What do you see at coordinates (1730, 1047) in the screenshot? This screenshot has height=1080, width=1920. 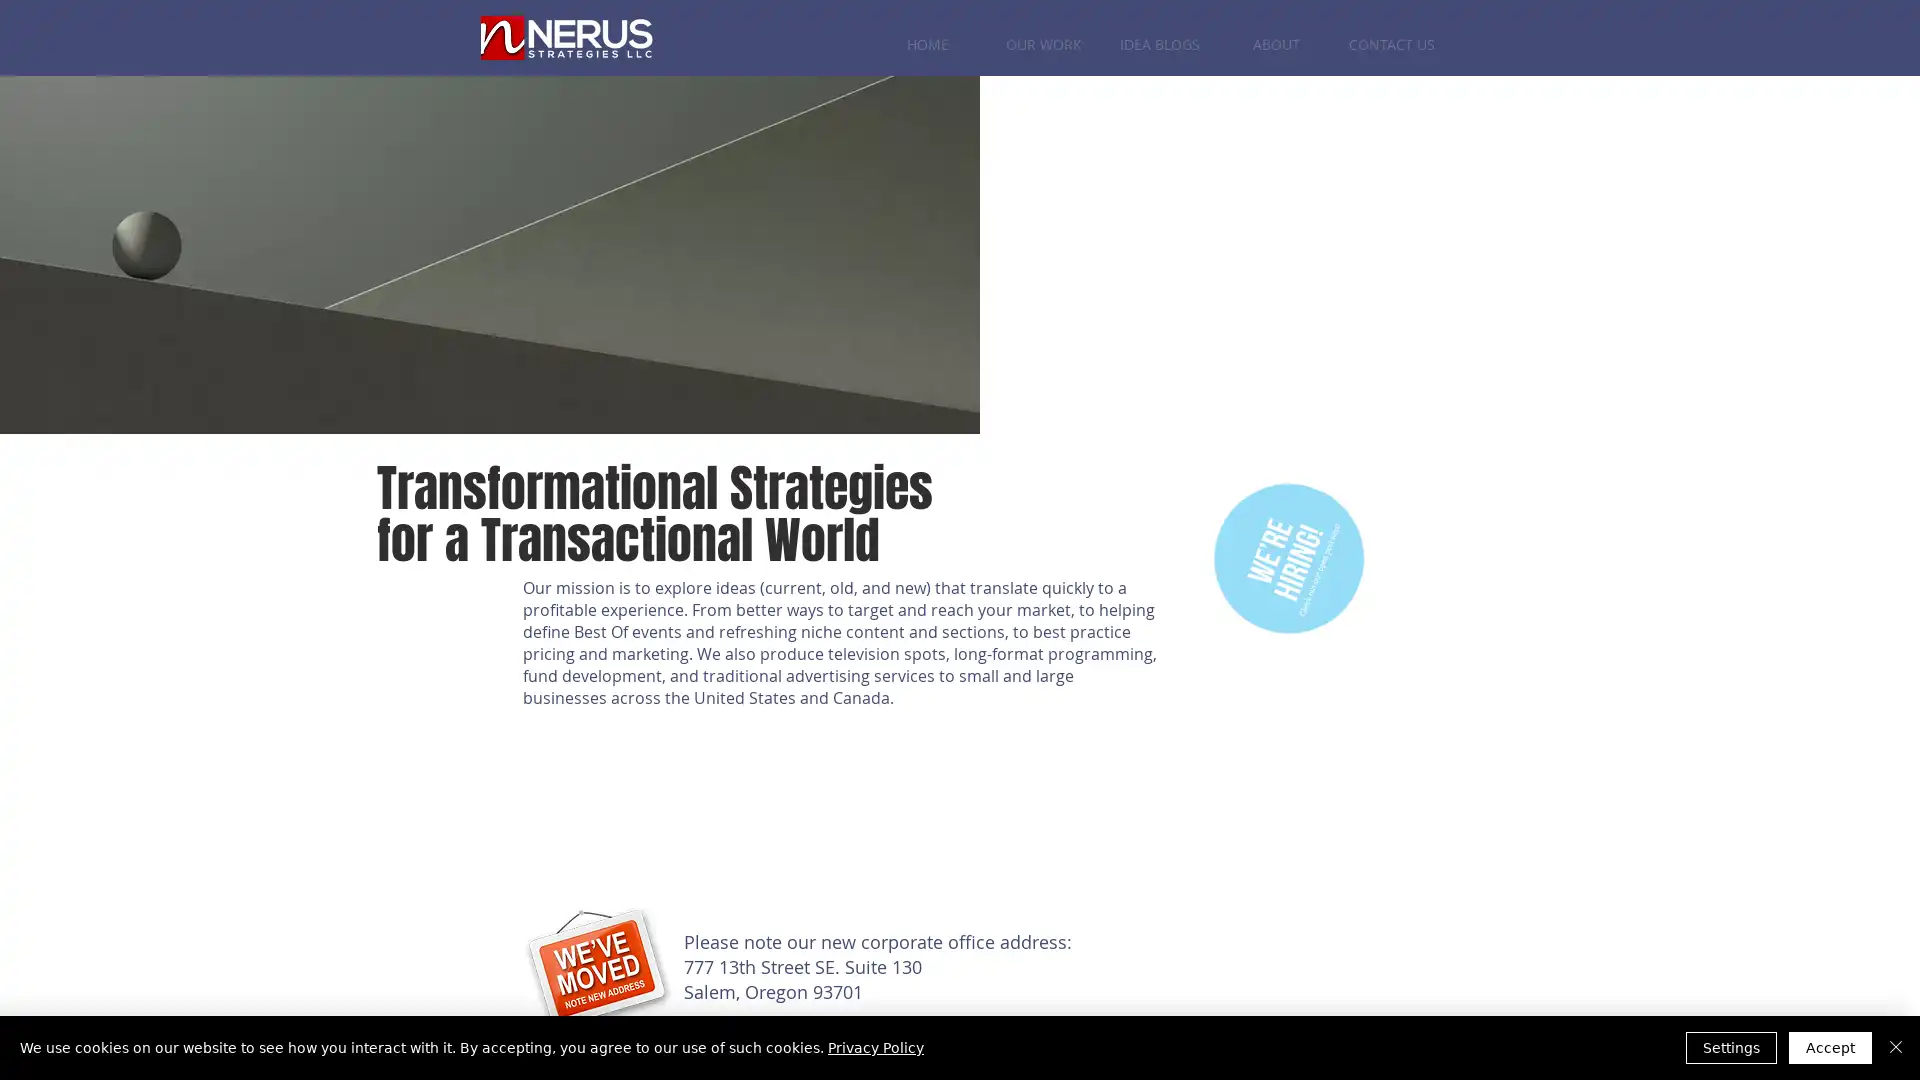 I see `Settings` at bounding box center [1730, 1047].